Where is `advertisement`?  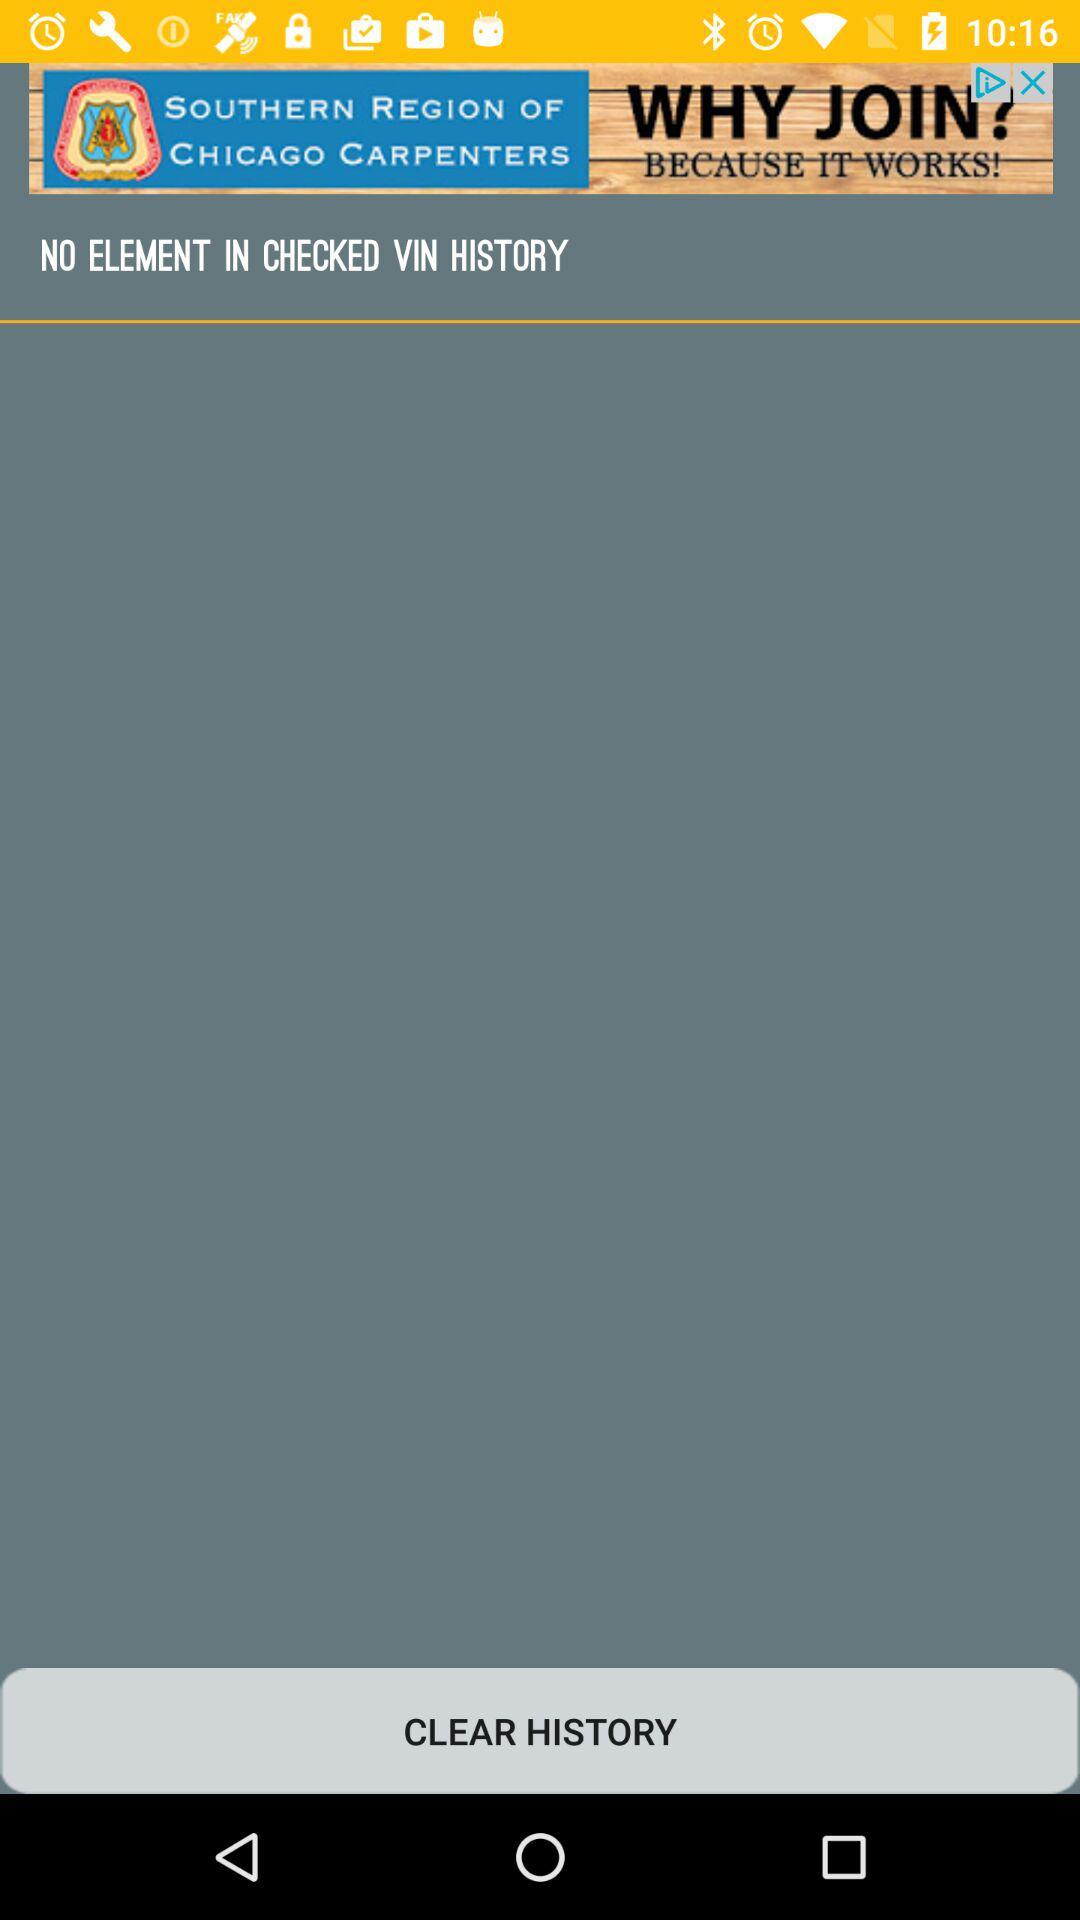
advertisement is located at coordinates (540, 127).